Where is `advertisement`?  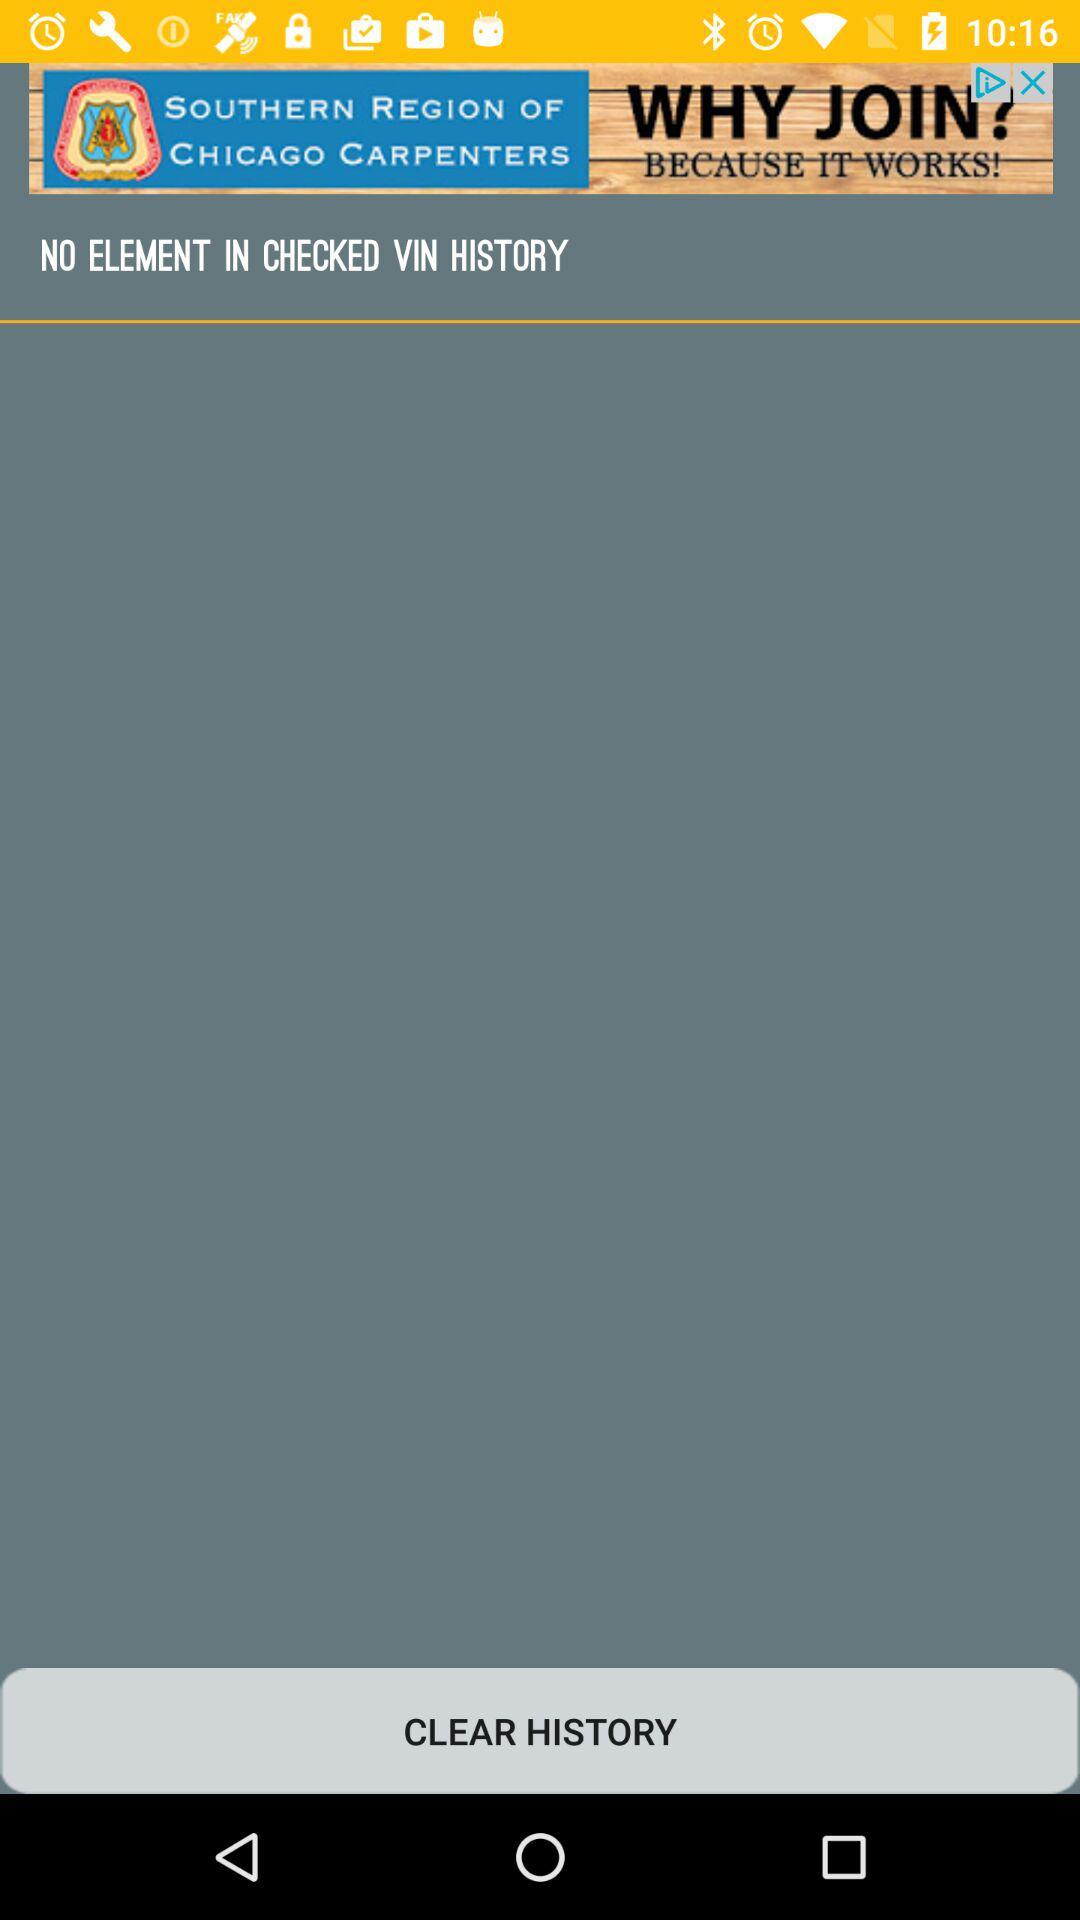
advertisement is located at coordinates (540, 127).